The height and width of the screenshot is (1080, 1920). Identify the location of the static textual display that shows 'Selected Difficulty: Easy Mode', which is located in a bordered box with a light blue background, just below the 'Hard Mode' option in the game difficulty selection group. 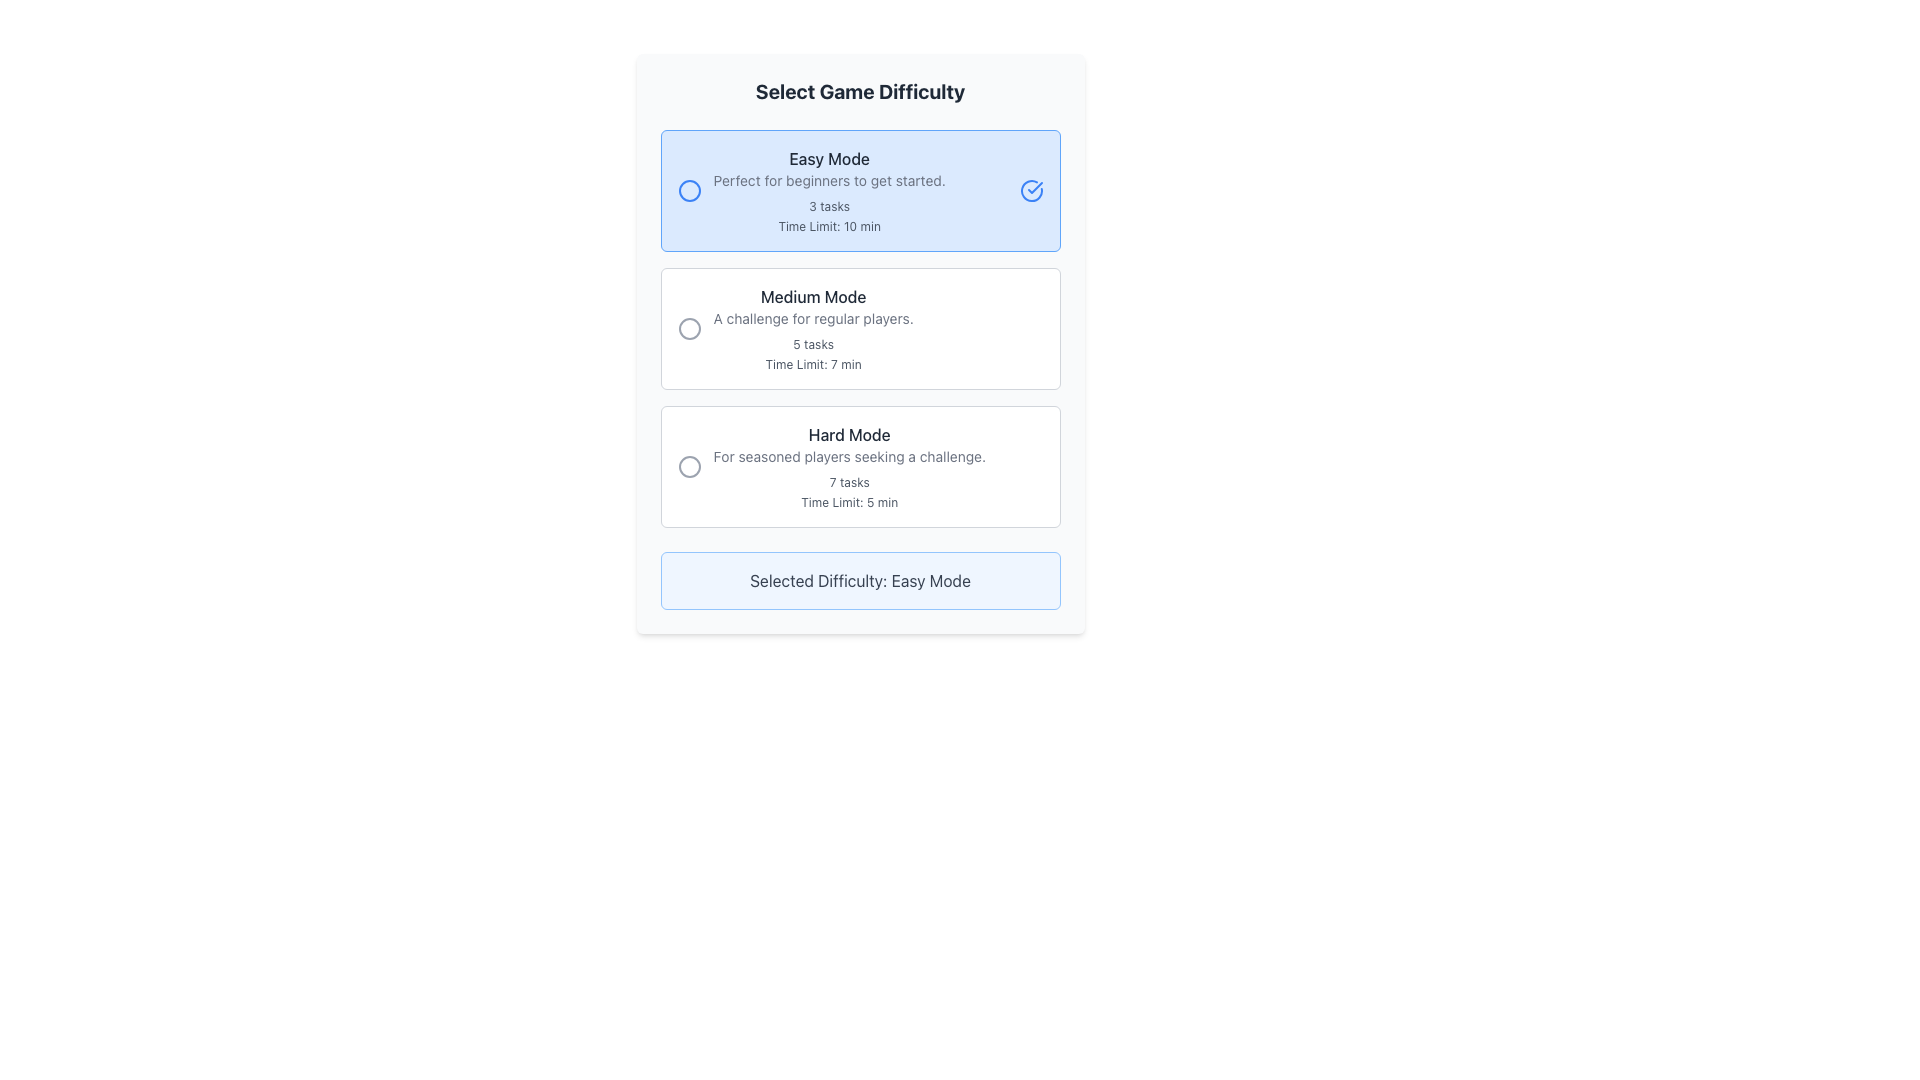
(860, 581).